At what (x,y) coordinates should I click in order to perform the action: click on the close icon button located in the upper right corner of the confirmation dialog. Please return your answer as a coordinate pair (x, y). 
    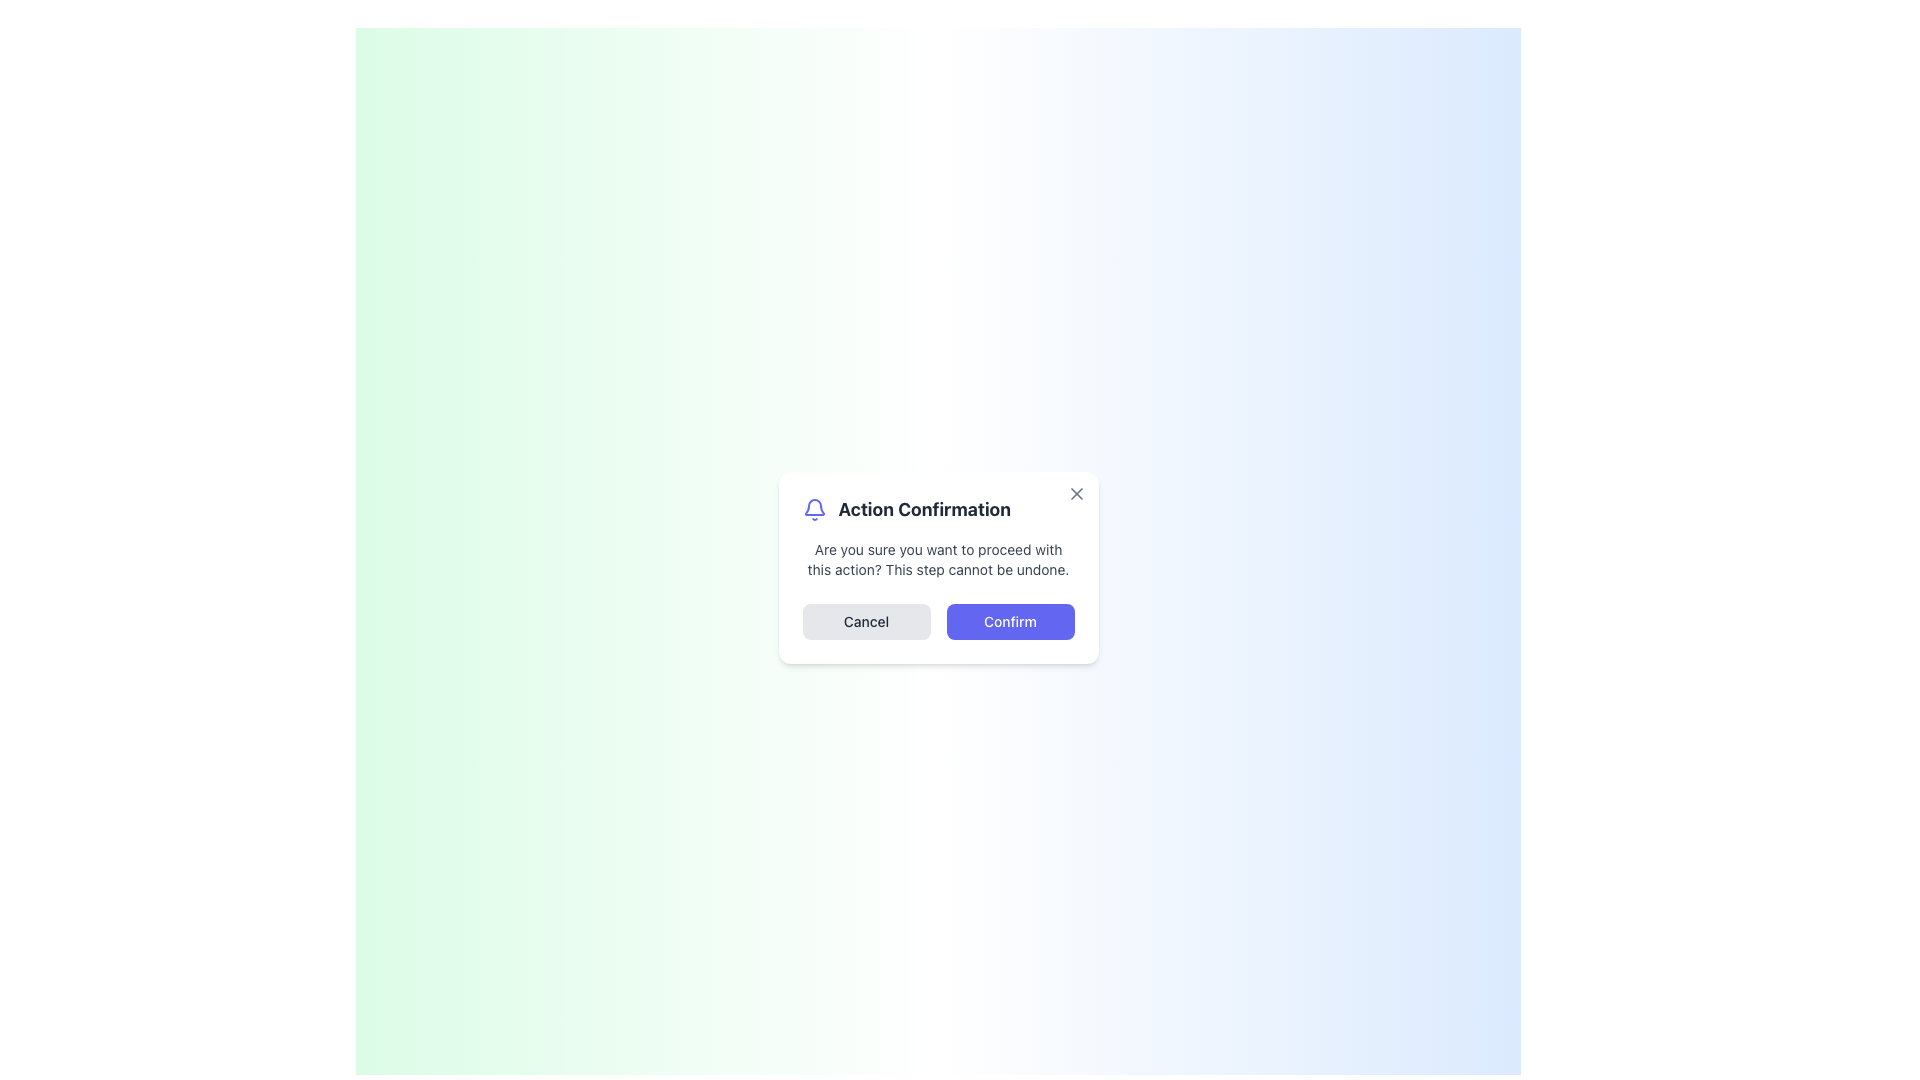
    Looking at the image, I should click on (1075, 493).